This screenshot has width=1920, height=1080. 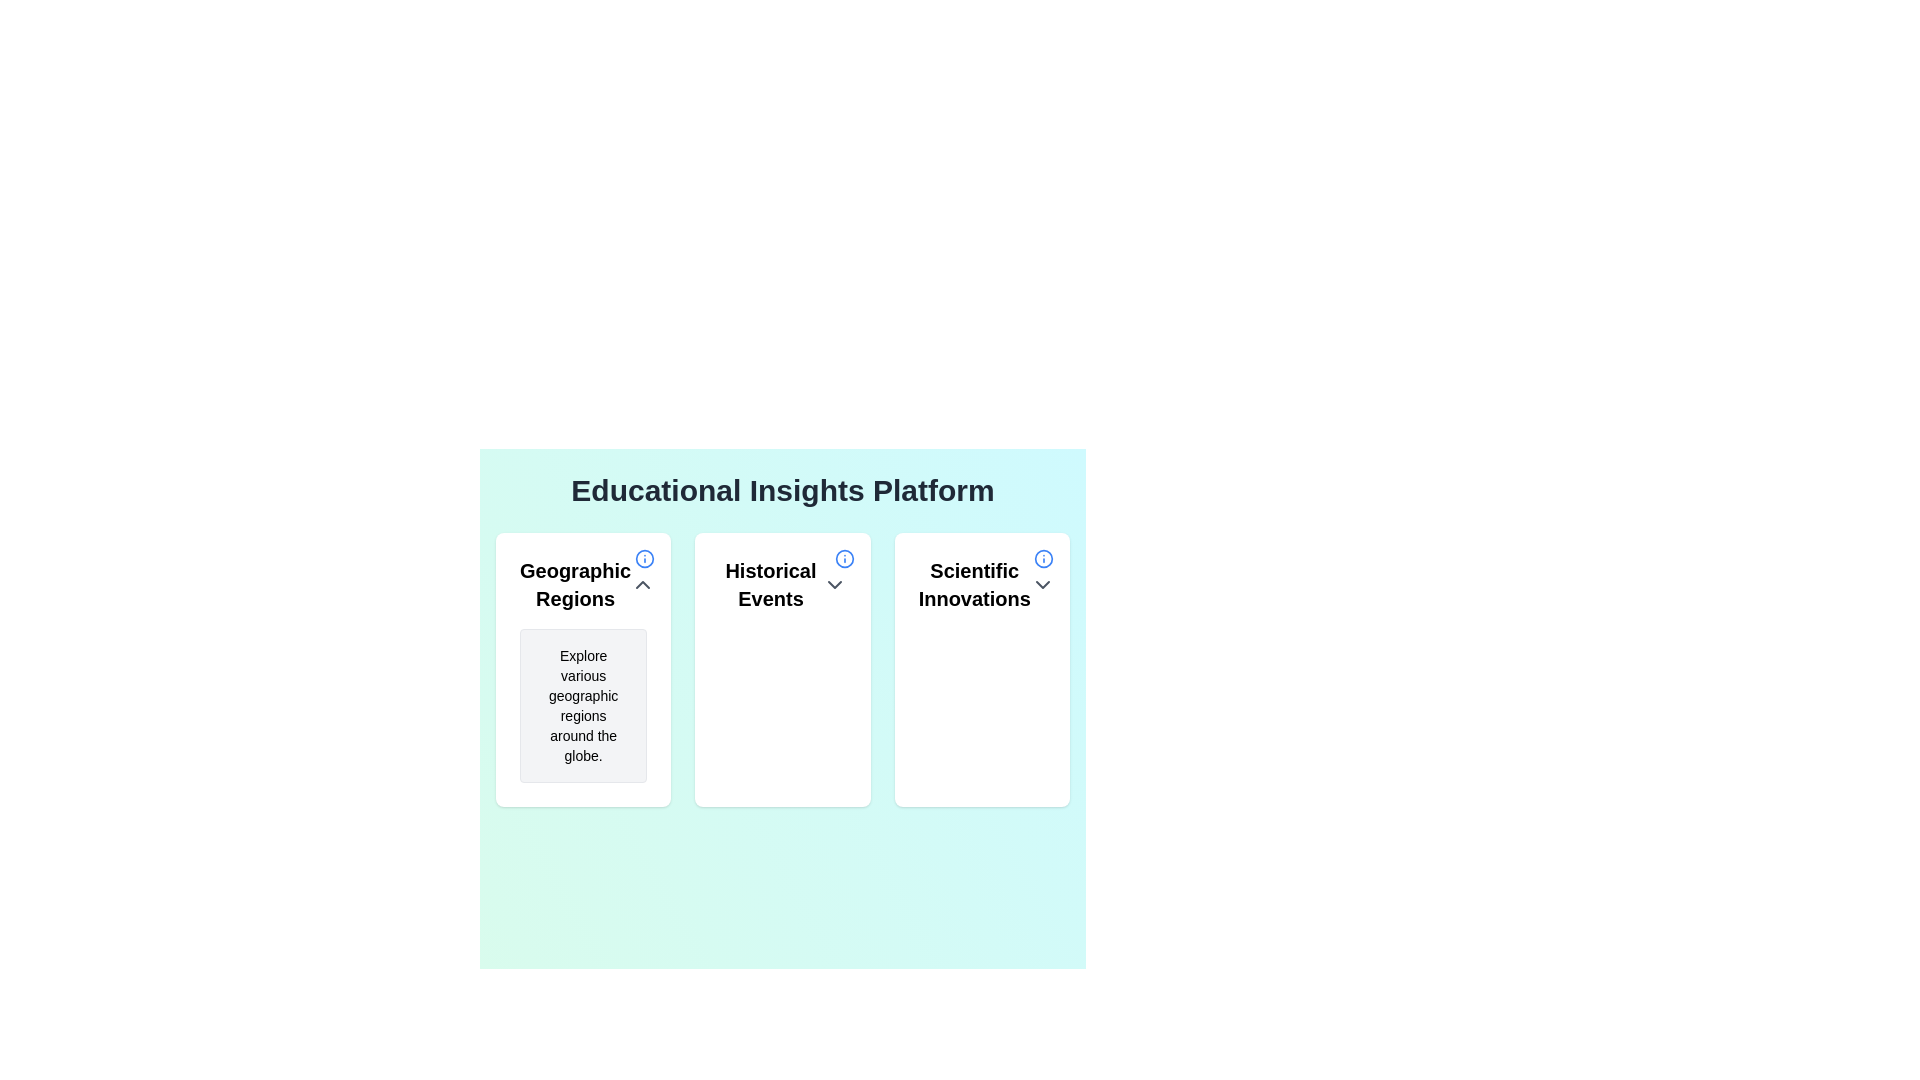 What do you see at coordinates (645, 559) in the screenshot?
I see `the circular boundary part of the icon located in the top-right corner of the first card titled 'Geographic Regions'` at bounding box center [645, 559].